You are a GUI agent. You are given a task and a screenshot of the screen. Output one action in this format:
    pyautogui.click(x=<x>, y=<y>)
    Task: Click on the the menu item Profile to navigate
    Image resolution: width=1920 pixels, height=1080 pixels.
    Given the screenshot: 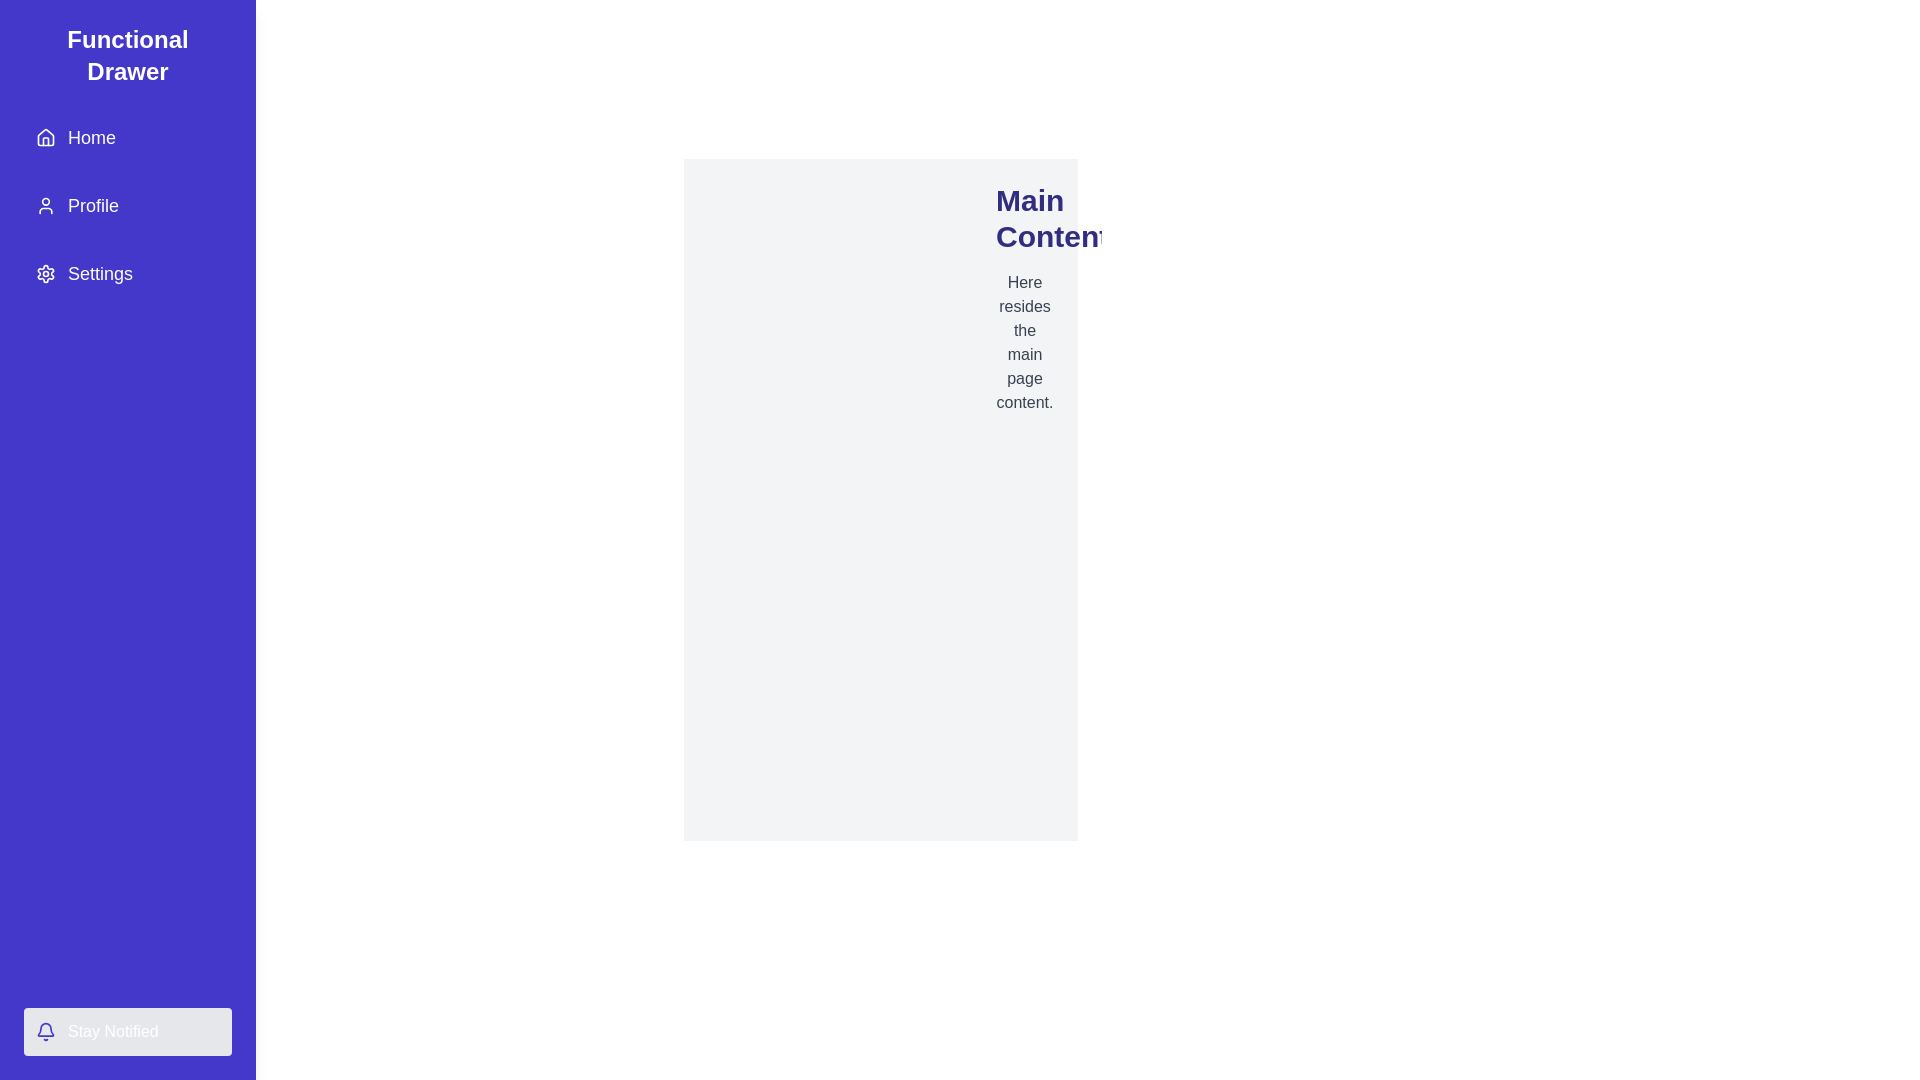 What is the action you would take?
    pyautogui.click(x=127, y=205)
    